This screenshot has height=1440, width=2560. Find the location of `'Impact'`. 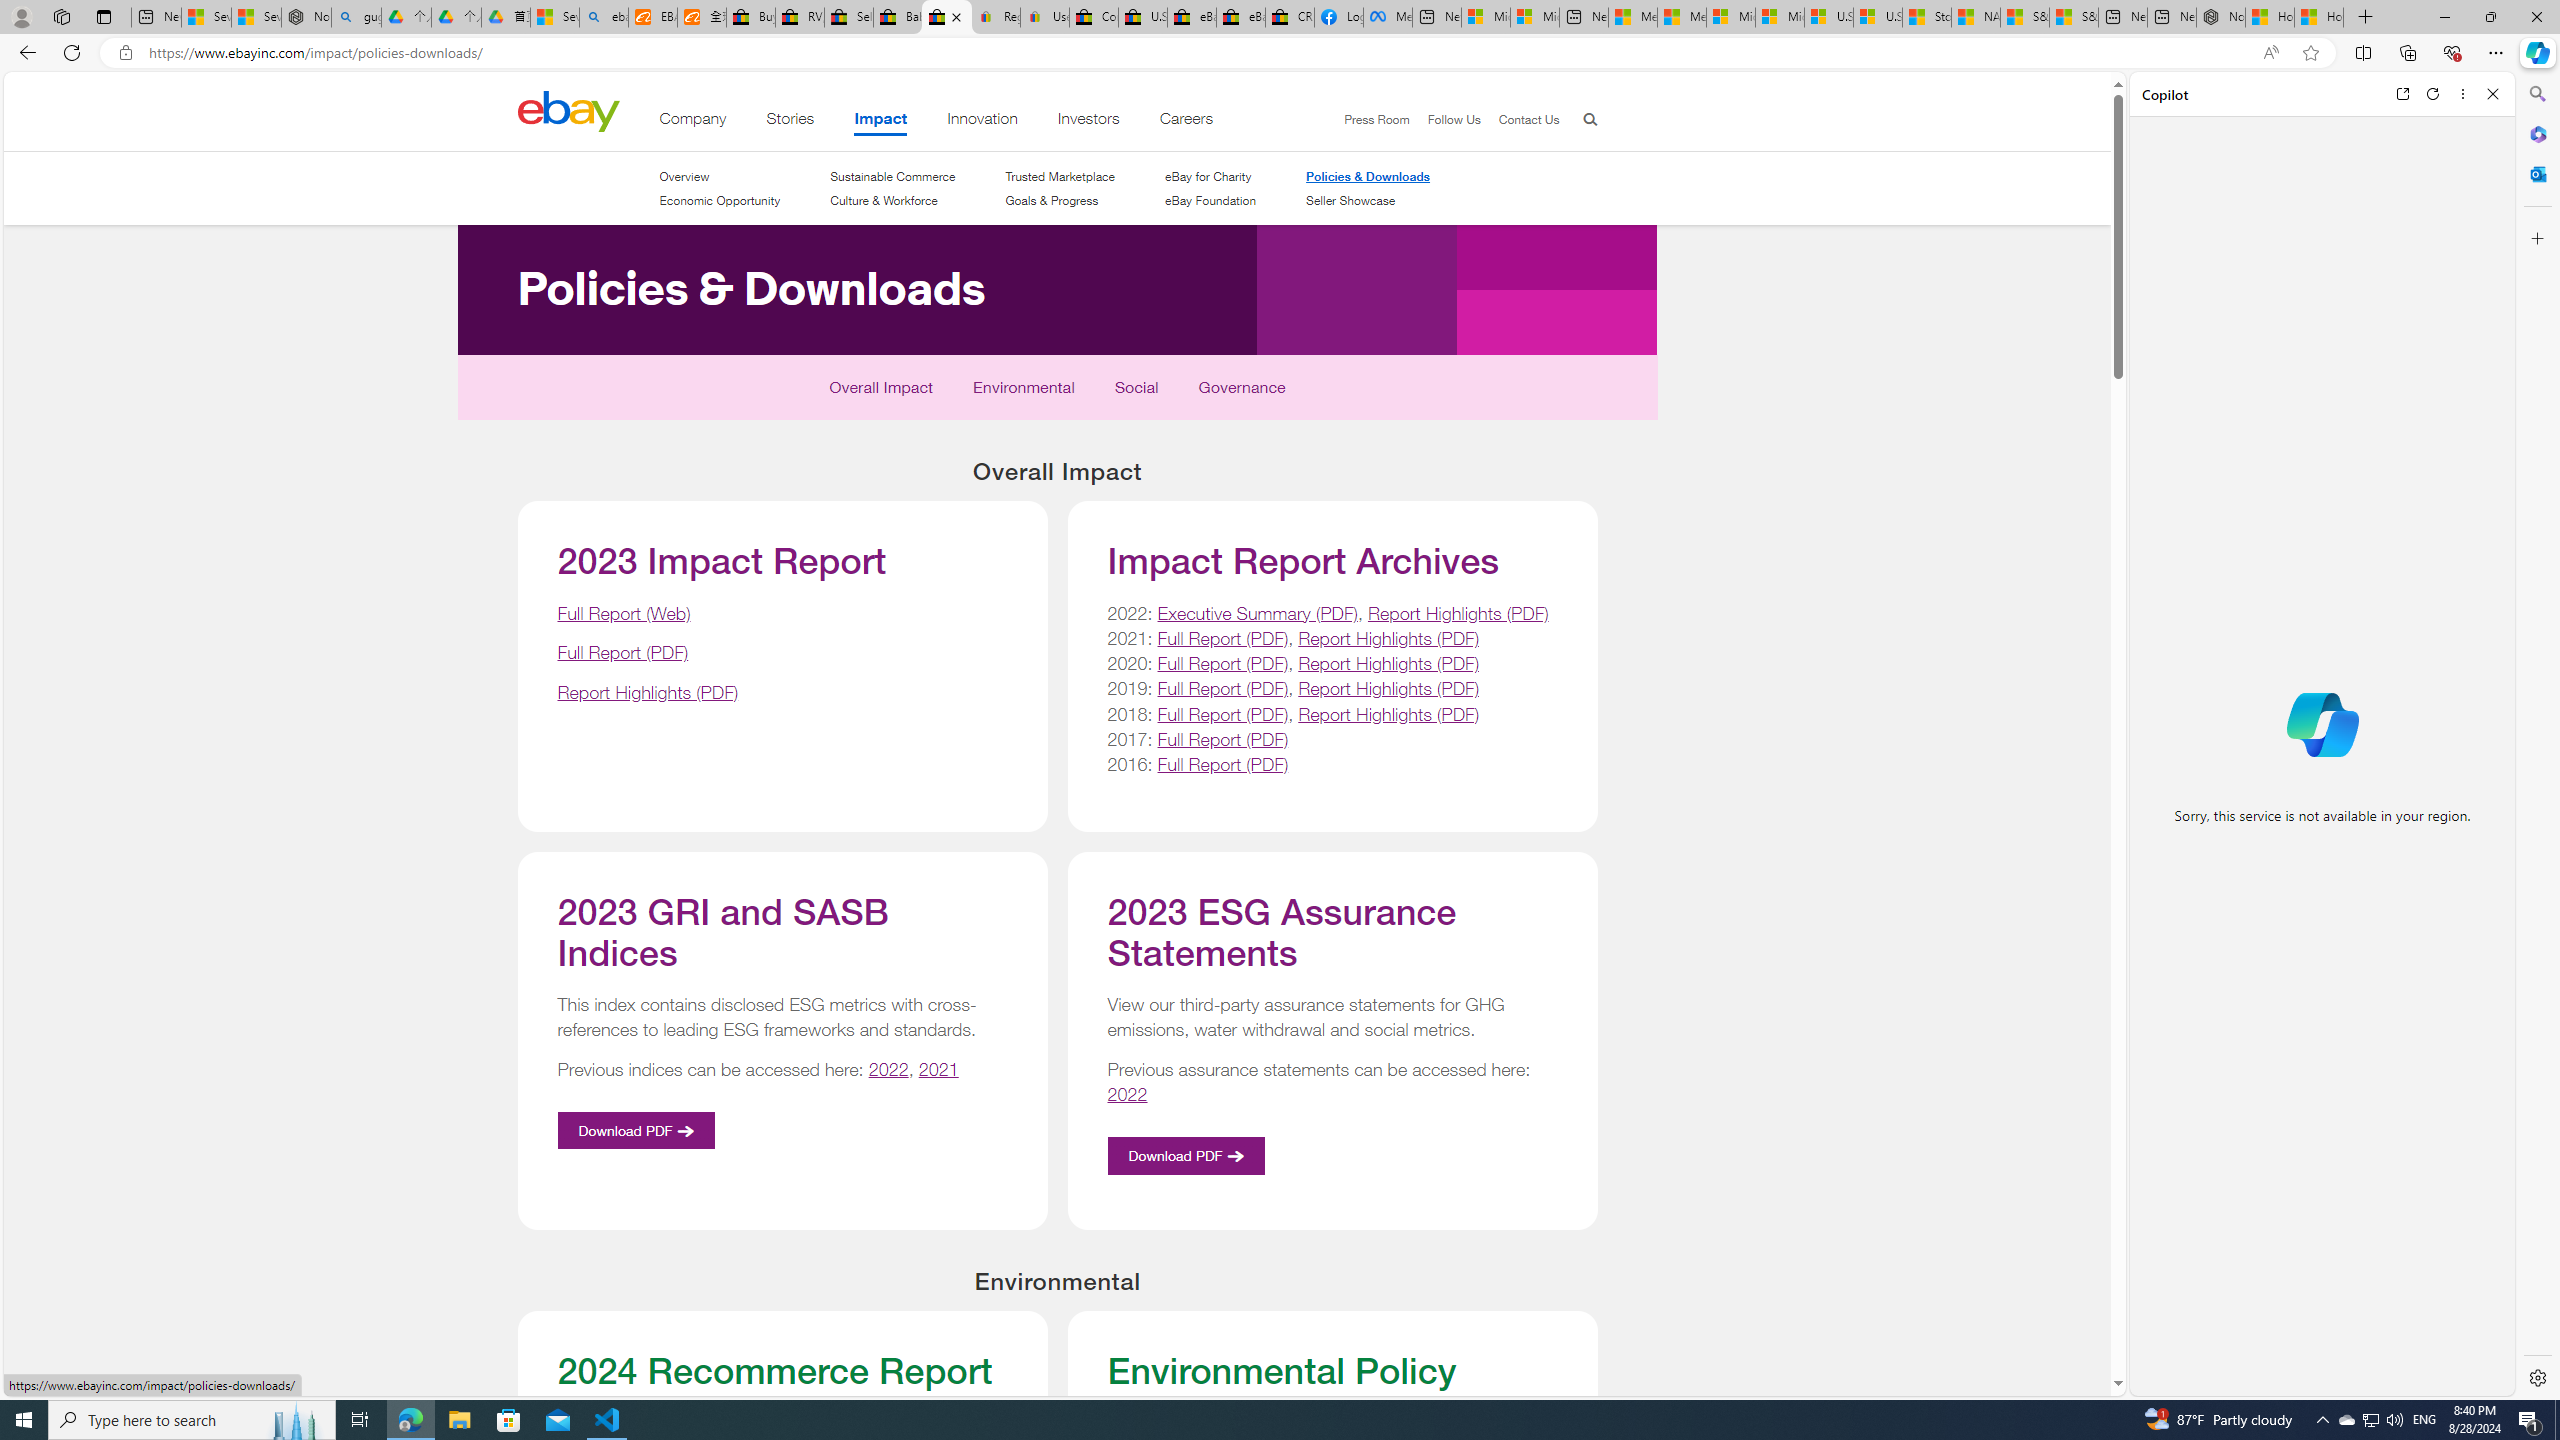

'Impact' is located at coordinates (880, 122).